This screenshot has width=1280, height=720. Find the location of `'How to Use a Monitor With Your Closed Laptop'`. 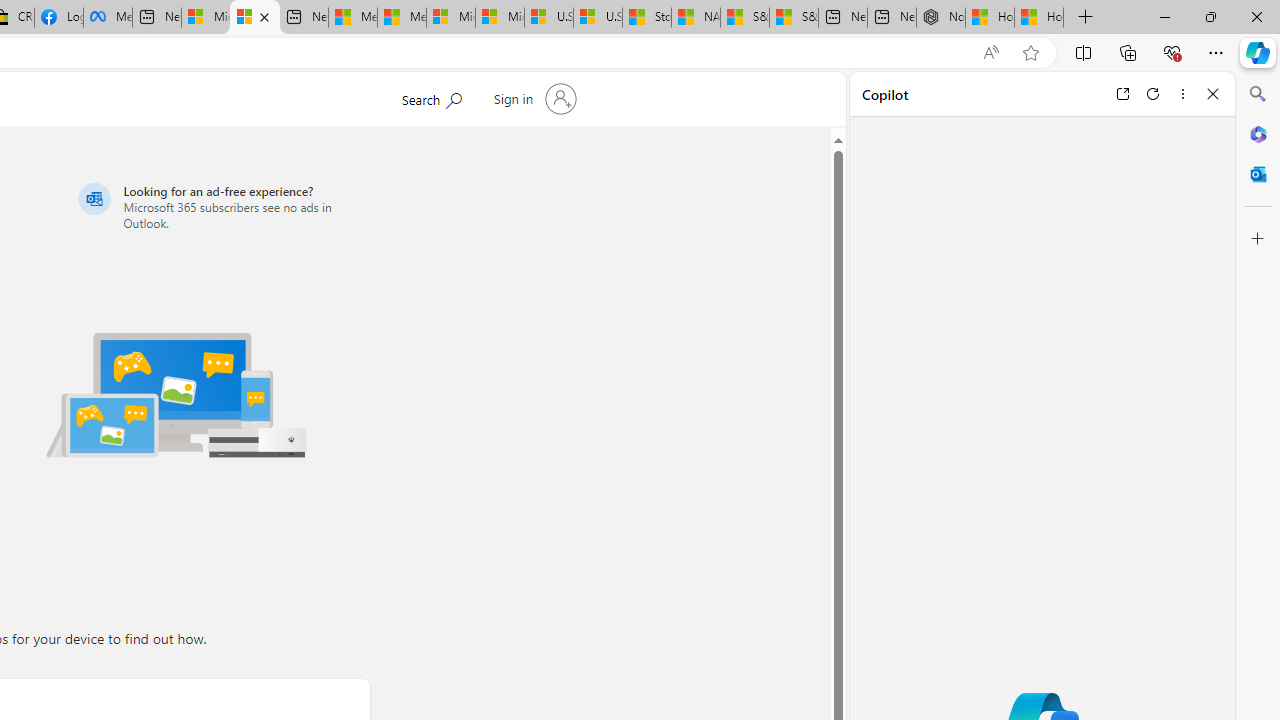

'How to Use a Monitor With Your Closed Laptop' is located at coordinates (1039, 17).